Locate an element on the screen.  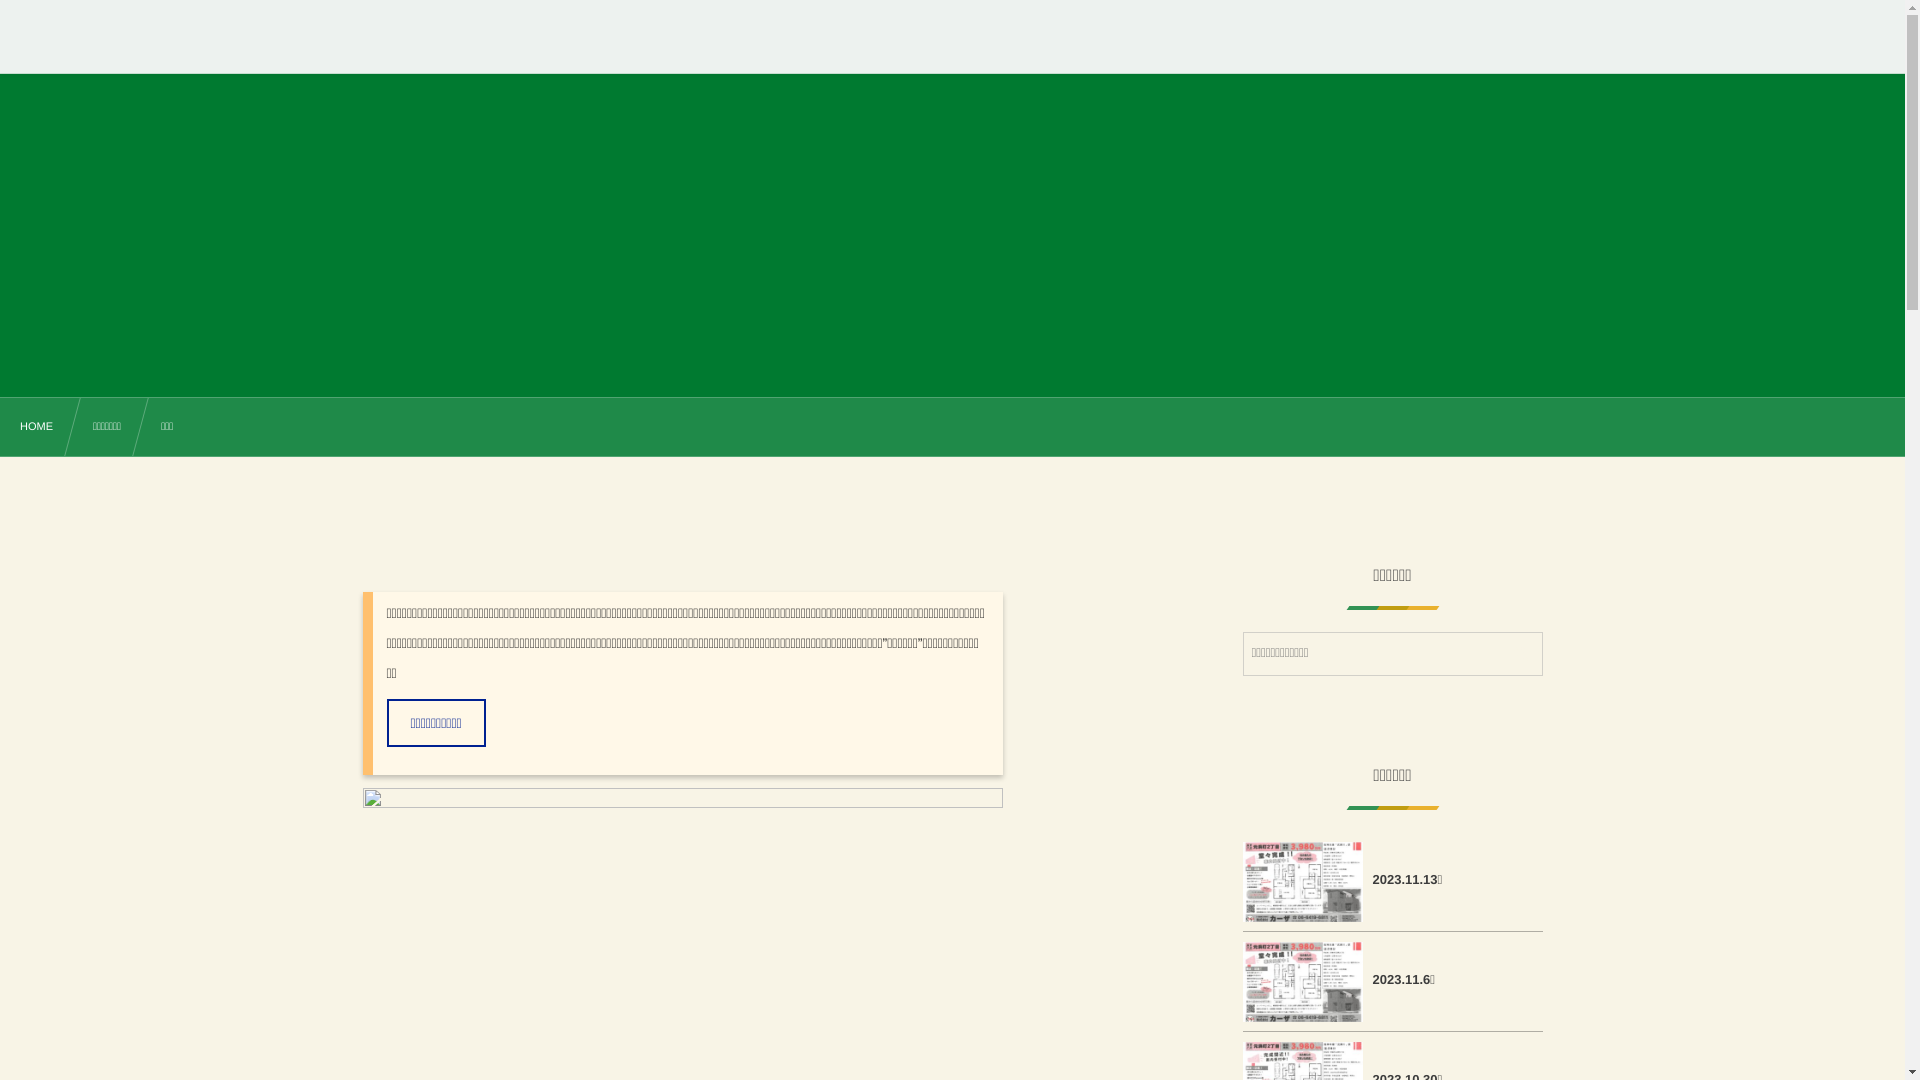
'HOME' is located at coordinates (36, 427).